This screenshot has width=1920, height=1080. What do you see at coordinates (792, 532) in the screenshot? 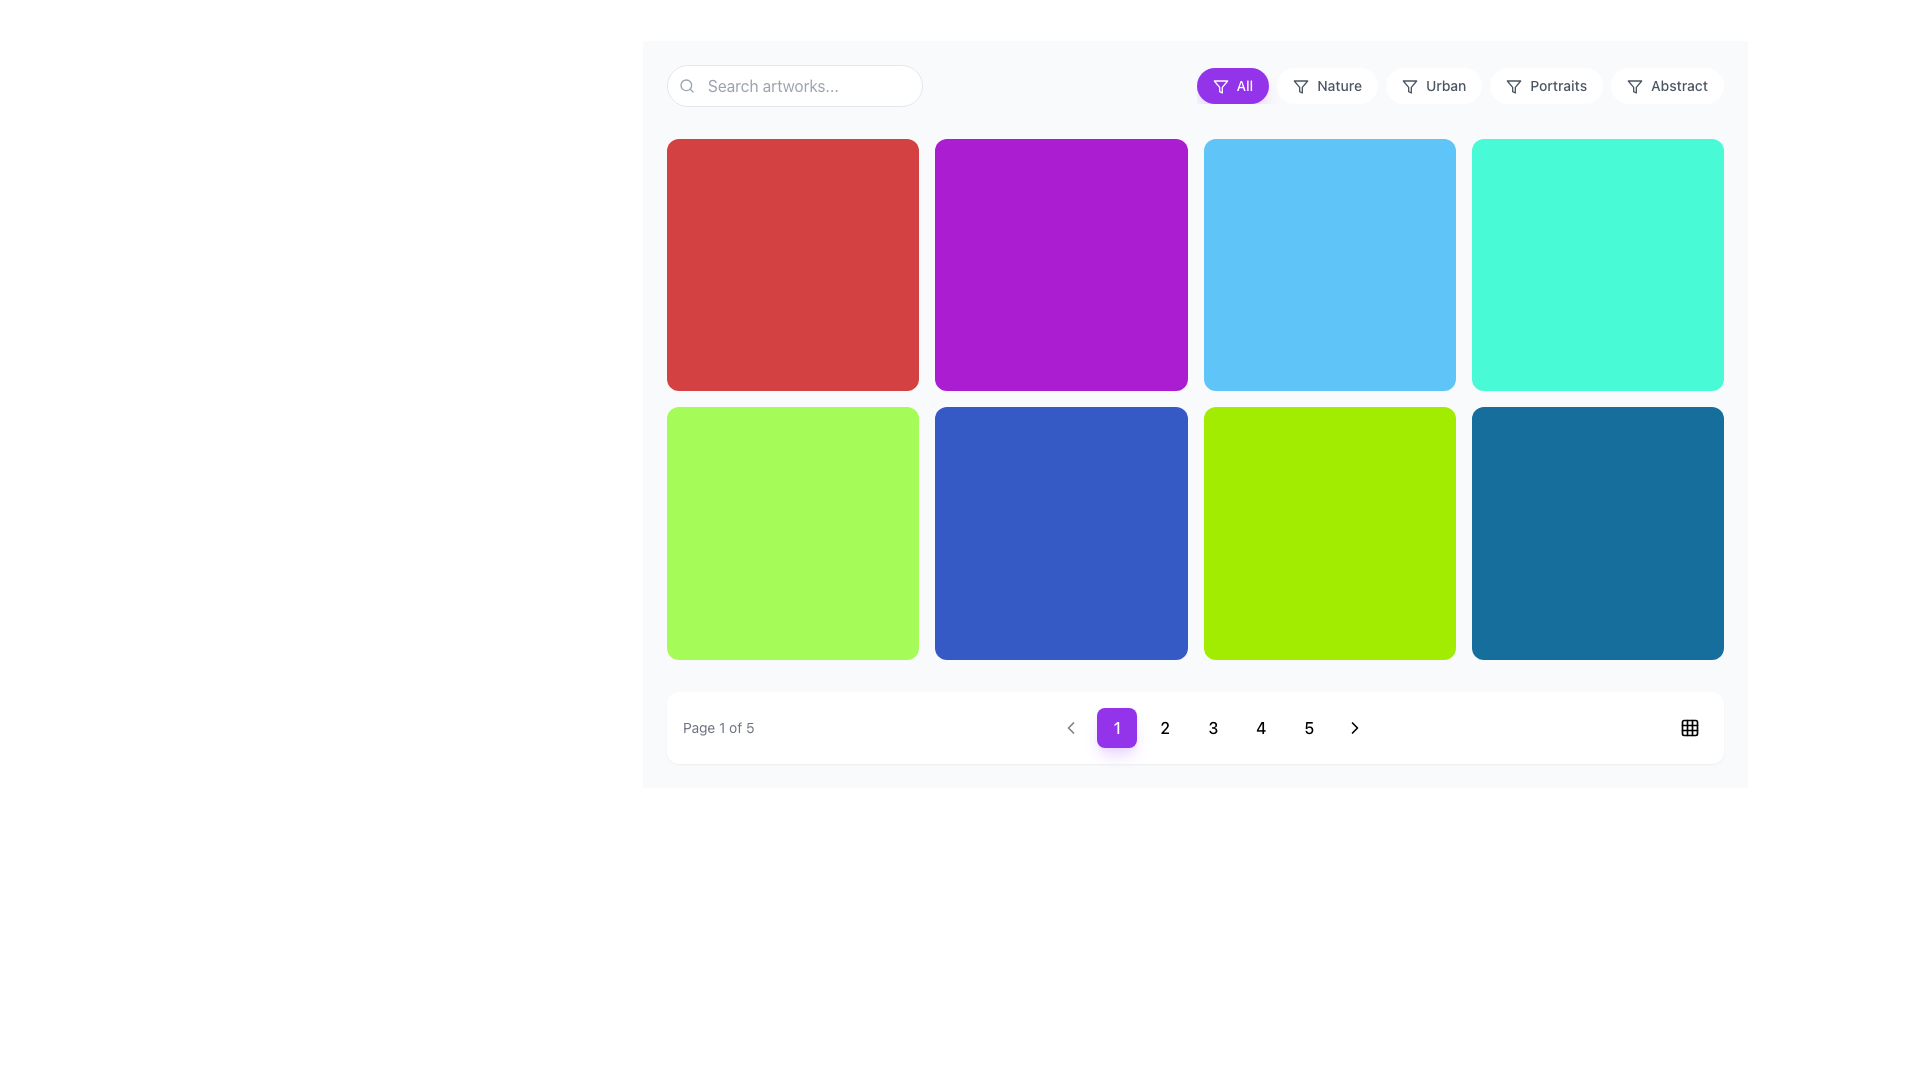
I see `the interactive visual tile with a bright green background, rounded corners, and textual information in the second row, first column of the grid layout` at bounding box center [792, 532].